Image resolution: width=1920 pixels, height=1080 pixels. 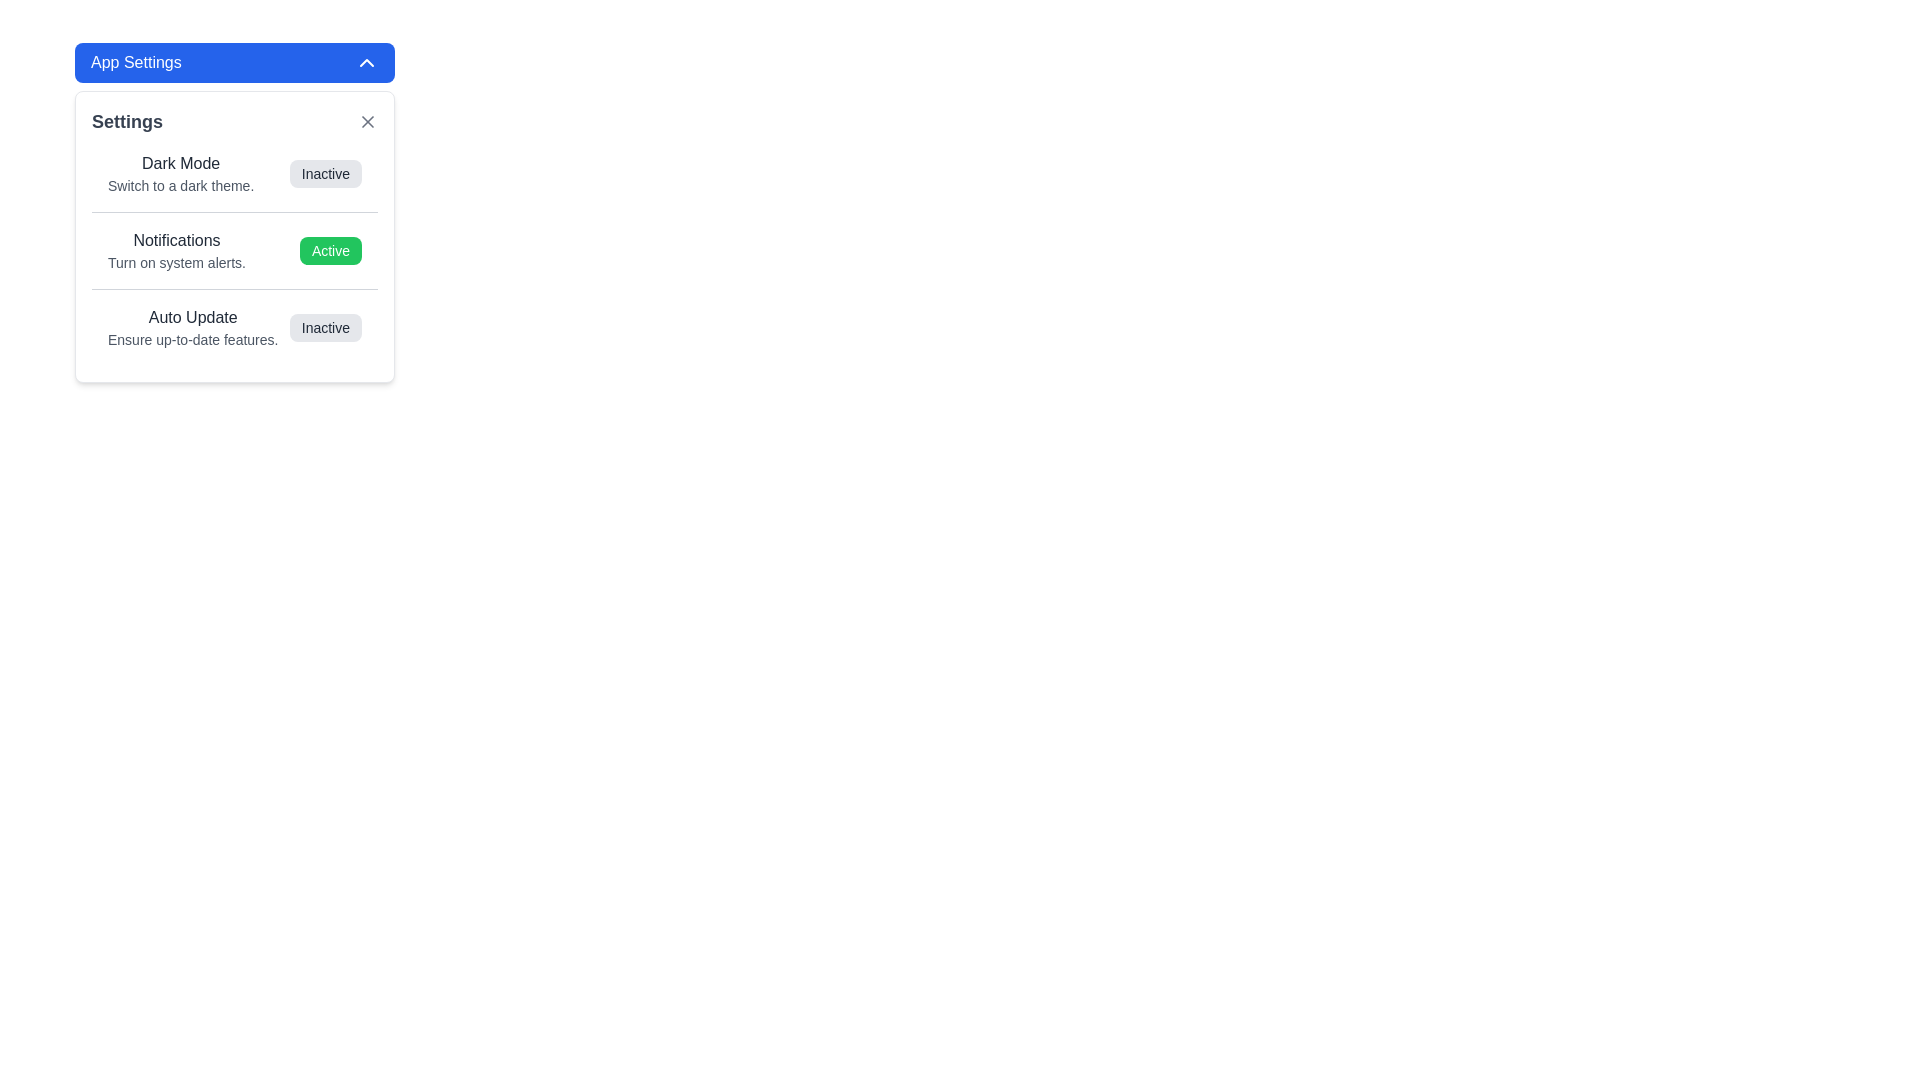 I want to click on the card-style section labeled 'Dark Mode' in the settings menu to check if the hover effect is active, so click(x=235, y=172).